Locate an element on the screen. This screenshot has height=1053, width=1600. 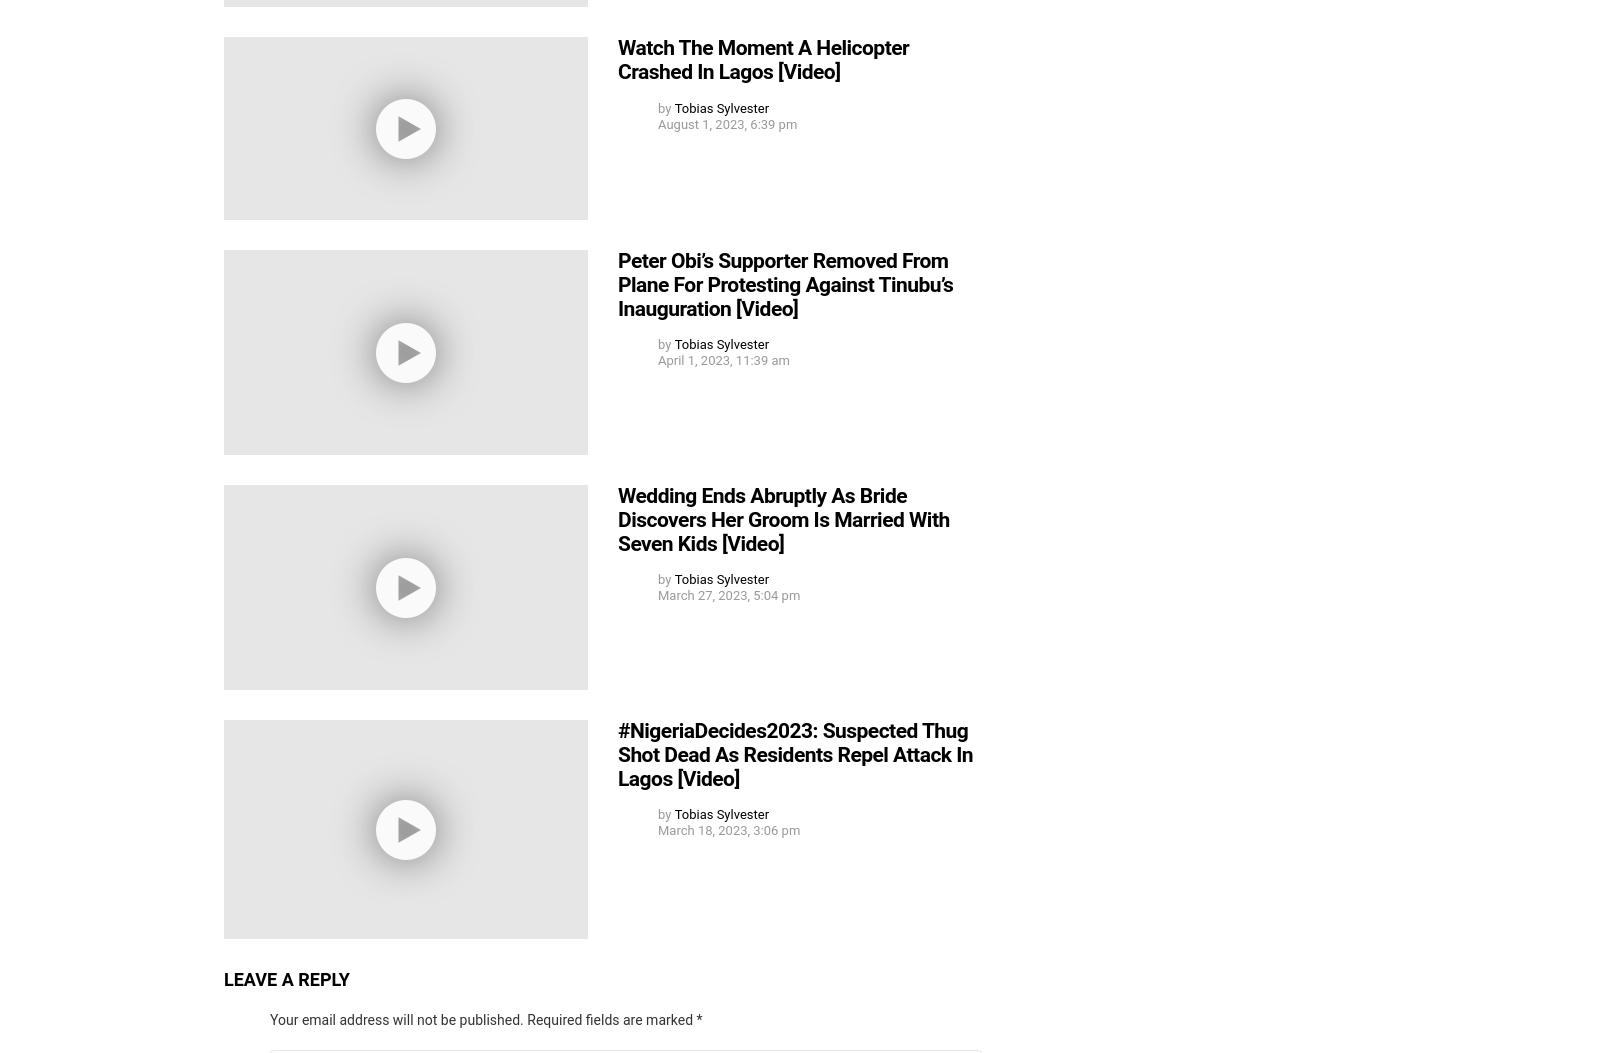
'Required fields are marked' is located at coordinates (611, 1019).